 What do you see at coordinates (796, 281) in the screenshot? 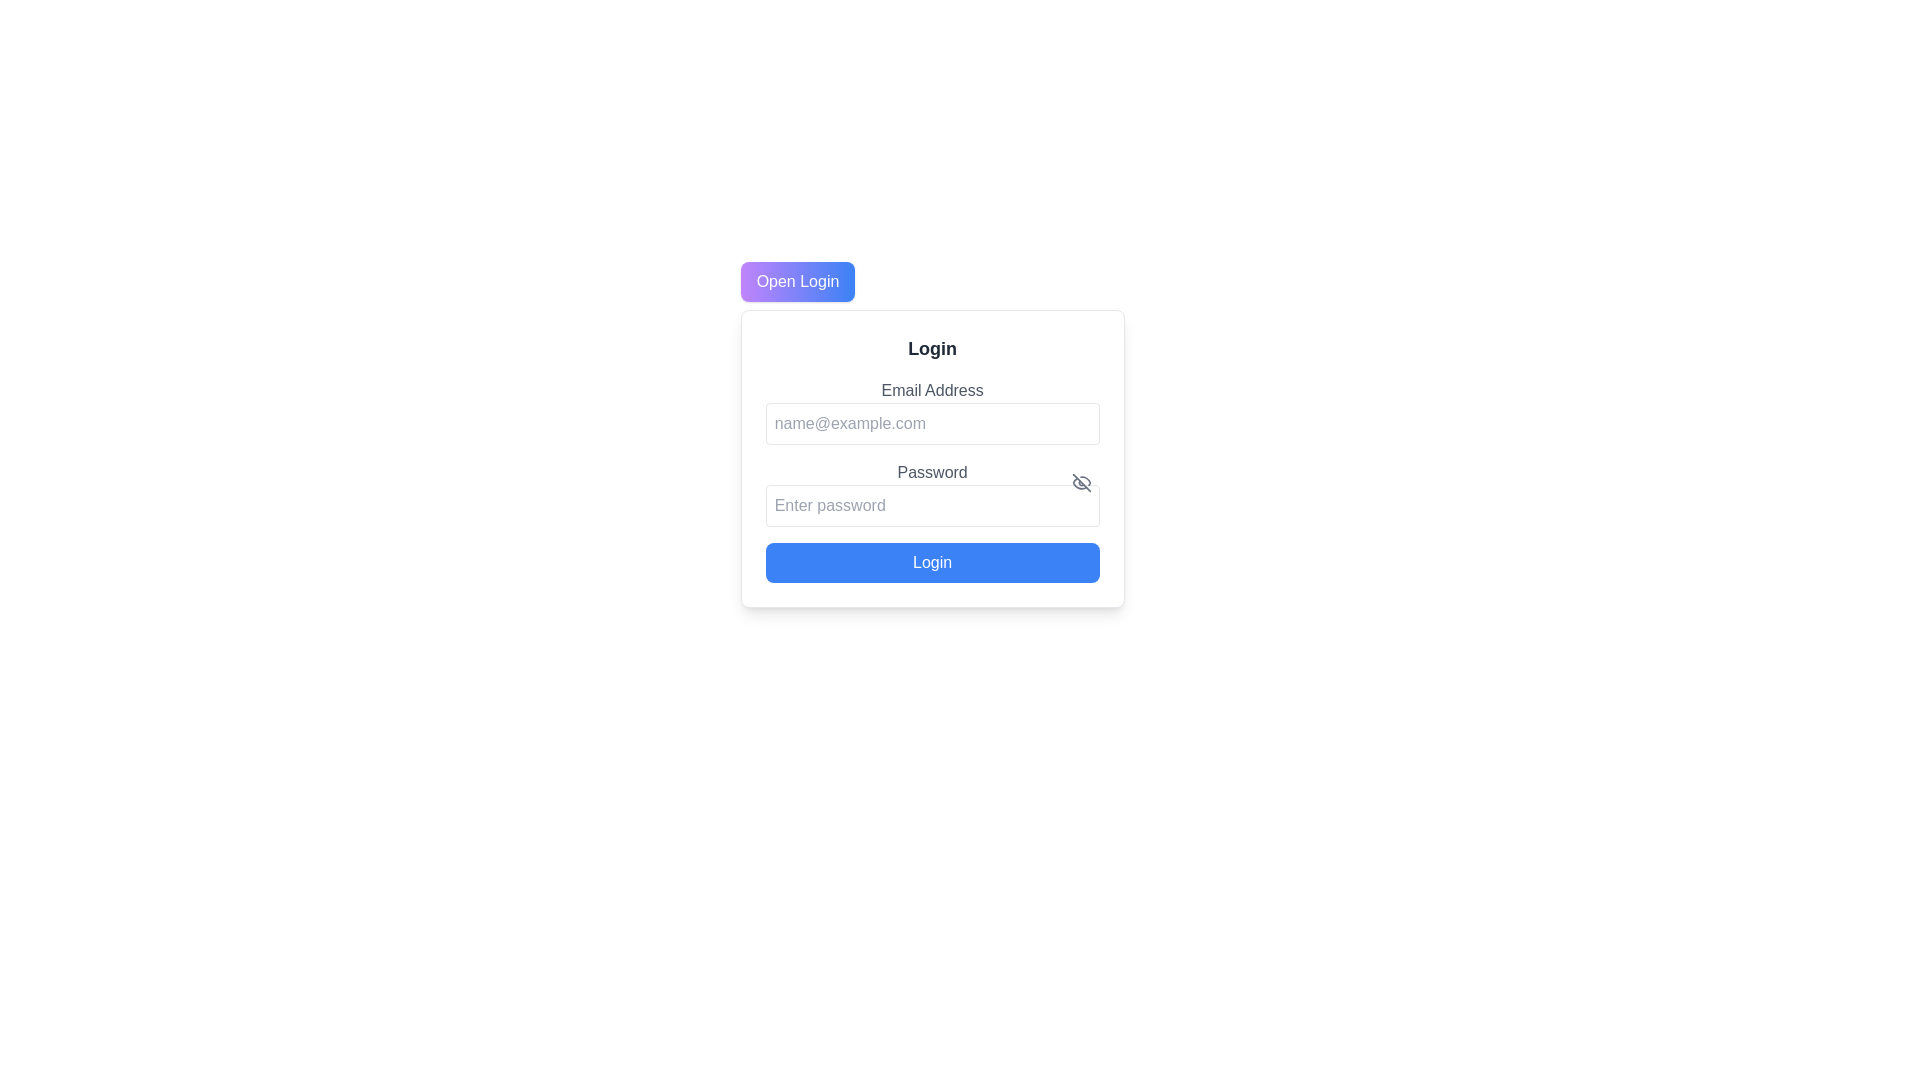
I see `the 'Open Login' button, which has a gradient background from purple to blue and white text` at bounding box center [796, 281].